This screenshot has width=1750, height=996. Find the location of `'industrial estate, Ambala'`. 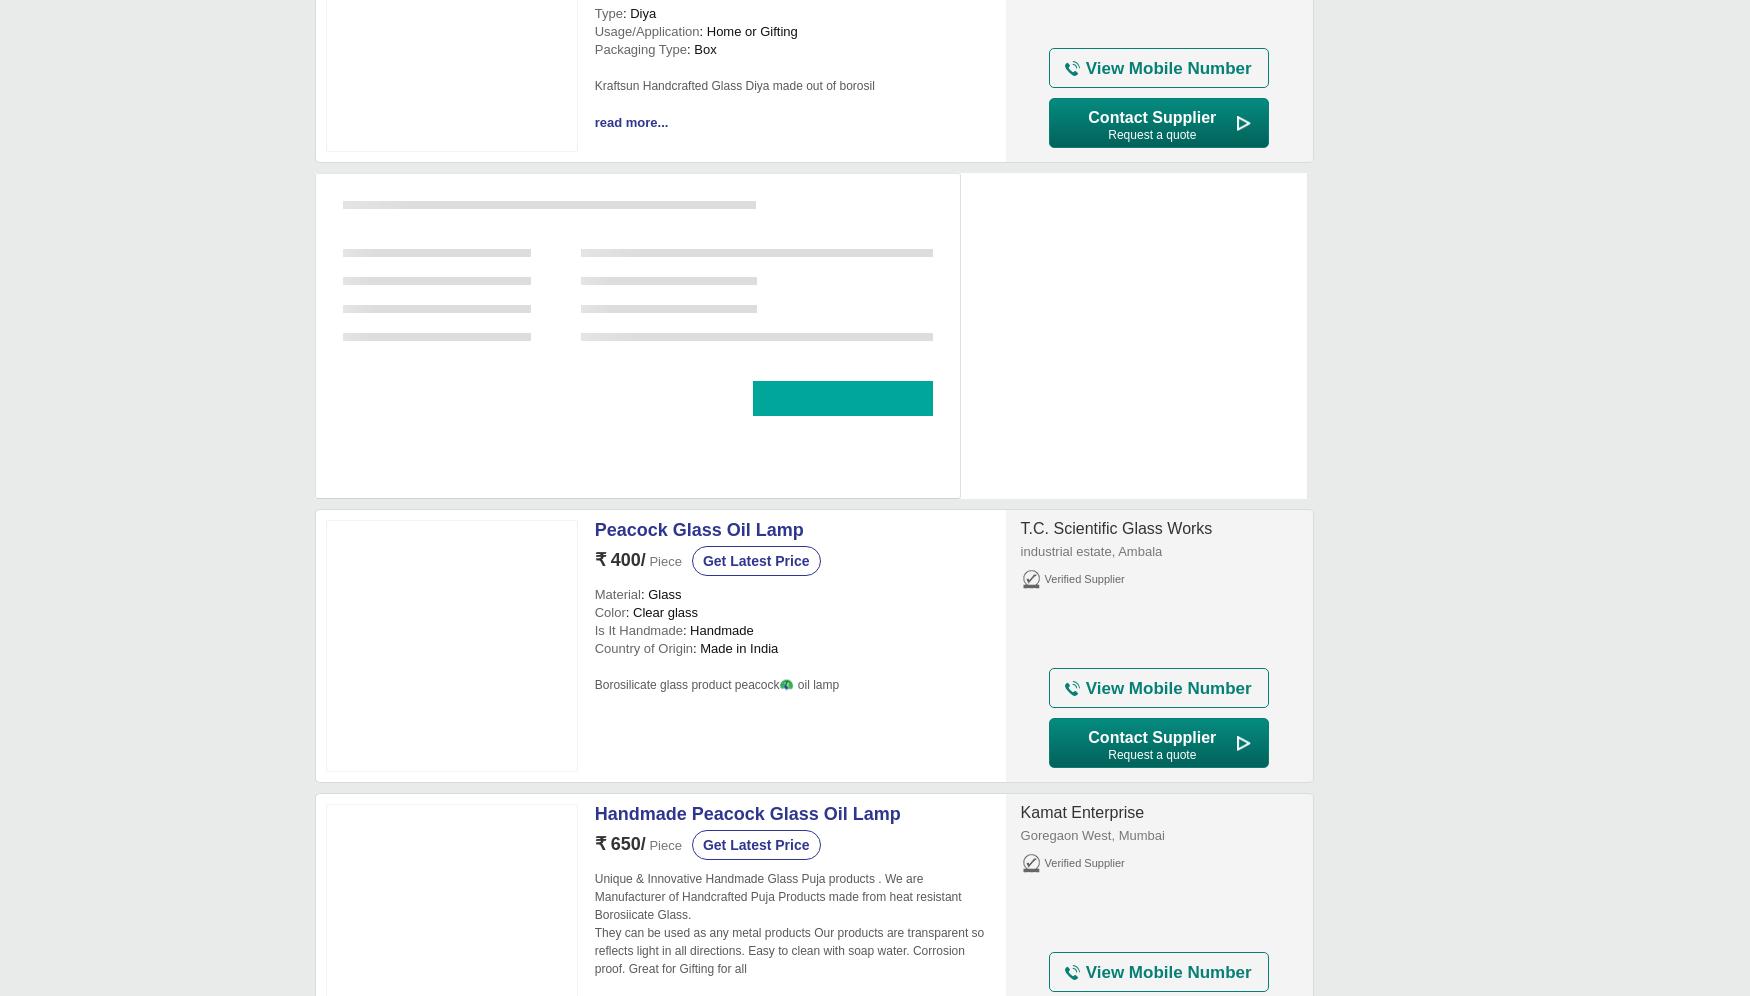

'industrial estate, Ambala' is located at coordinates (1090, 550).